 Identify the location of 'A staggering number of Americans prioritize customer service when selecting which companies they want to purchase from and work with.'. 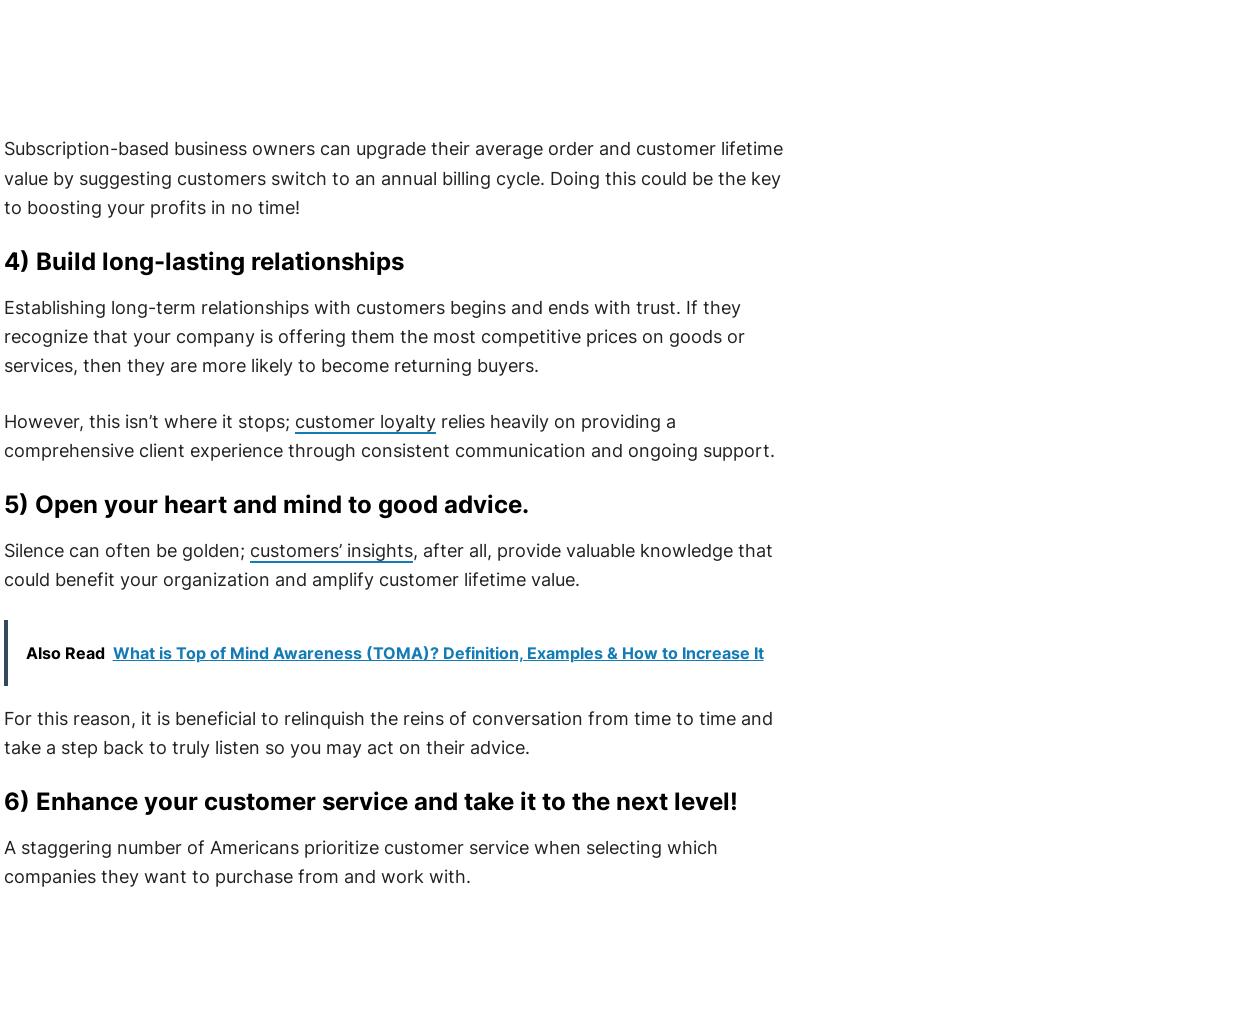
(359, 860).